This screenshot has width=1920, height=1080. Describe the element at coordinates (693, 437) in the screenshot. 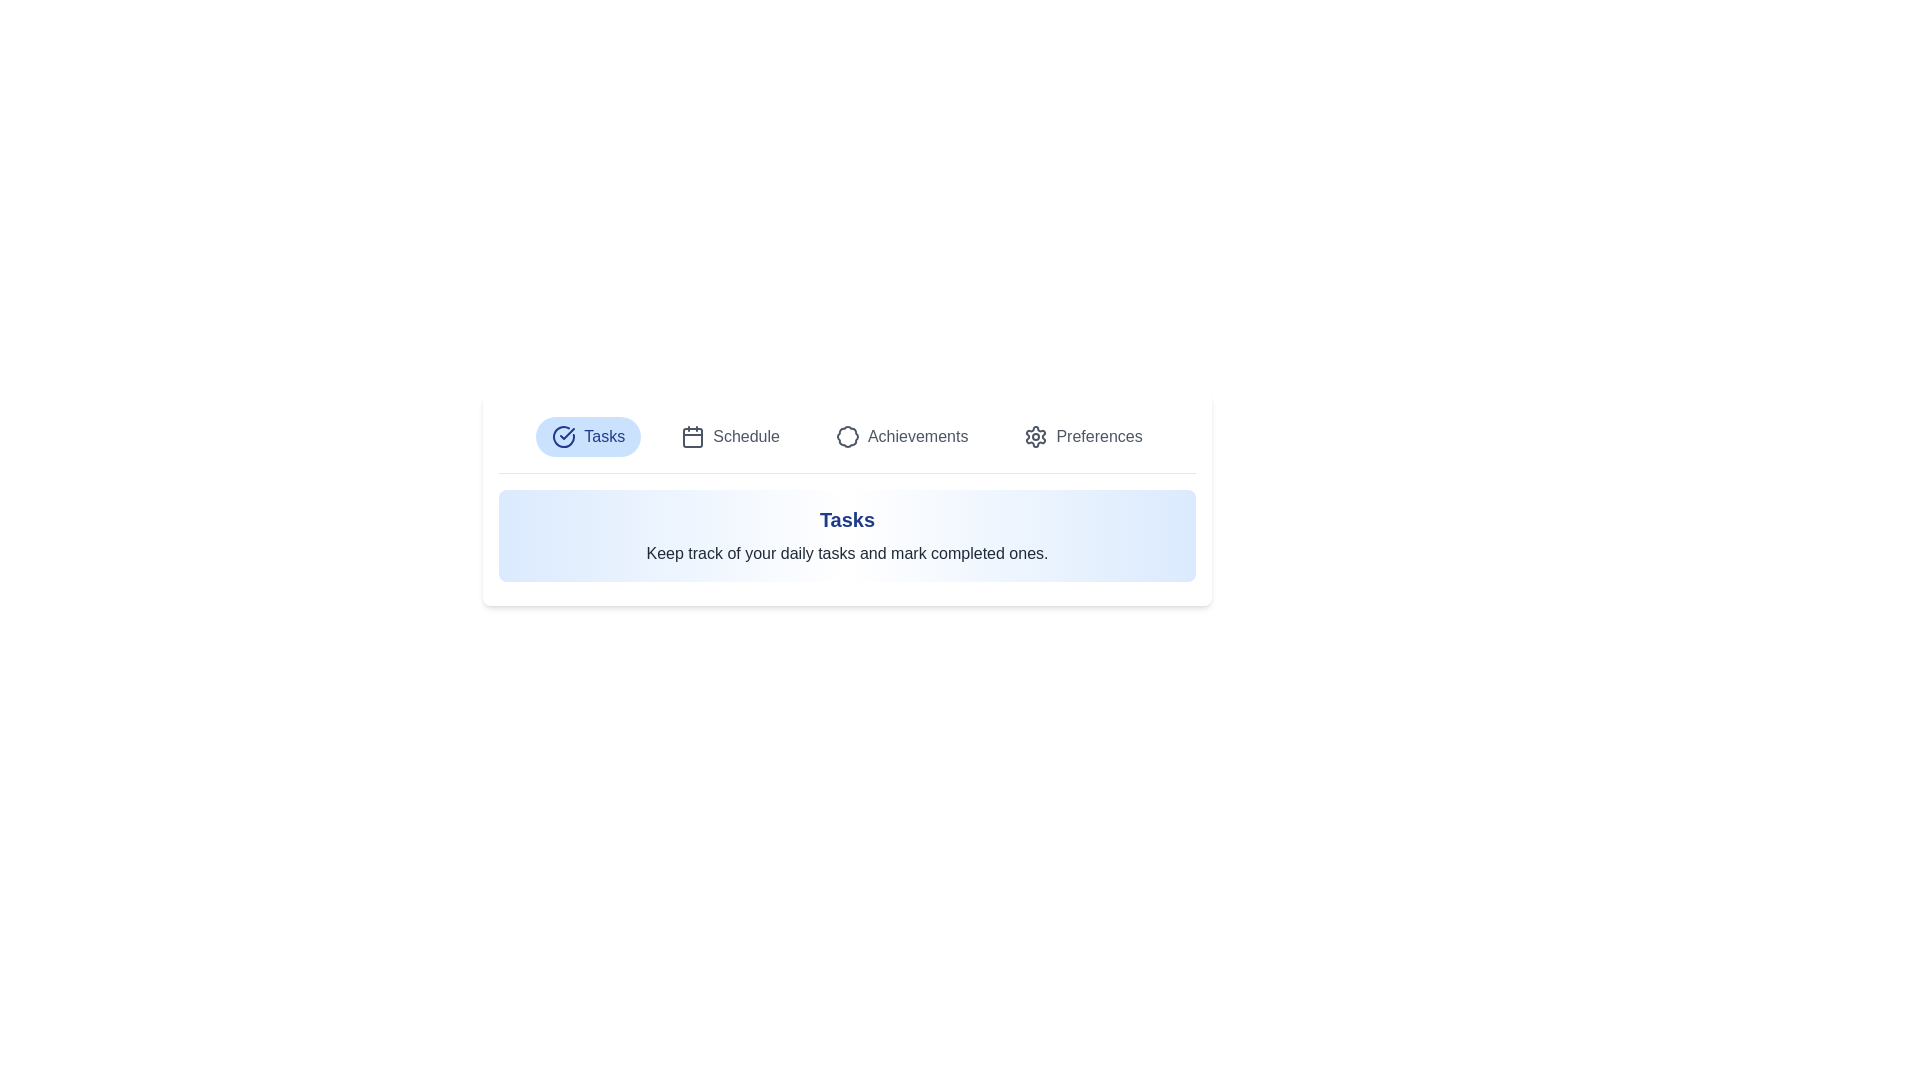

I see `the calendar date element within the custom SVG icon, which is centrally positioned and slightly offset, serving as a graphical representation for scheduling interactions` at that location.